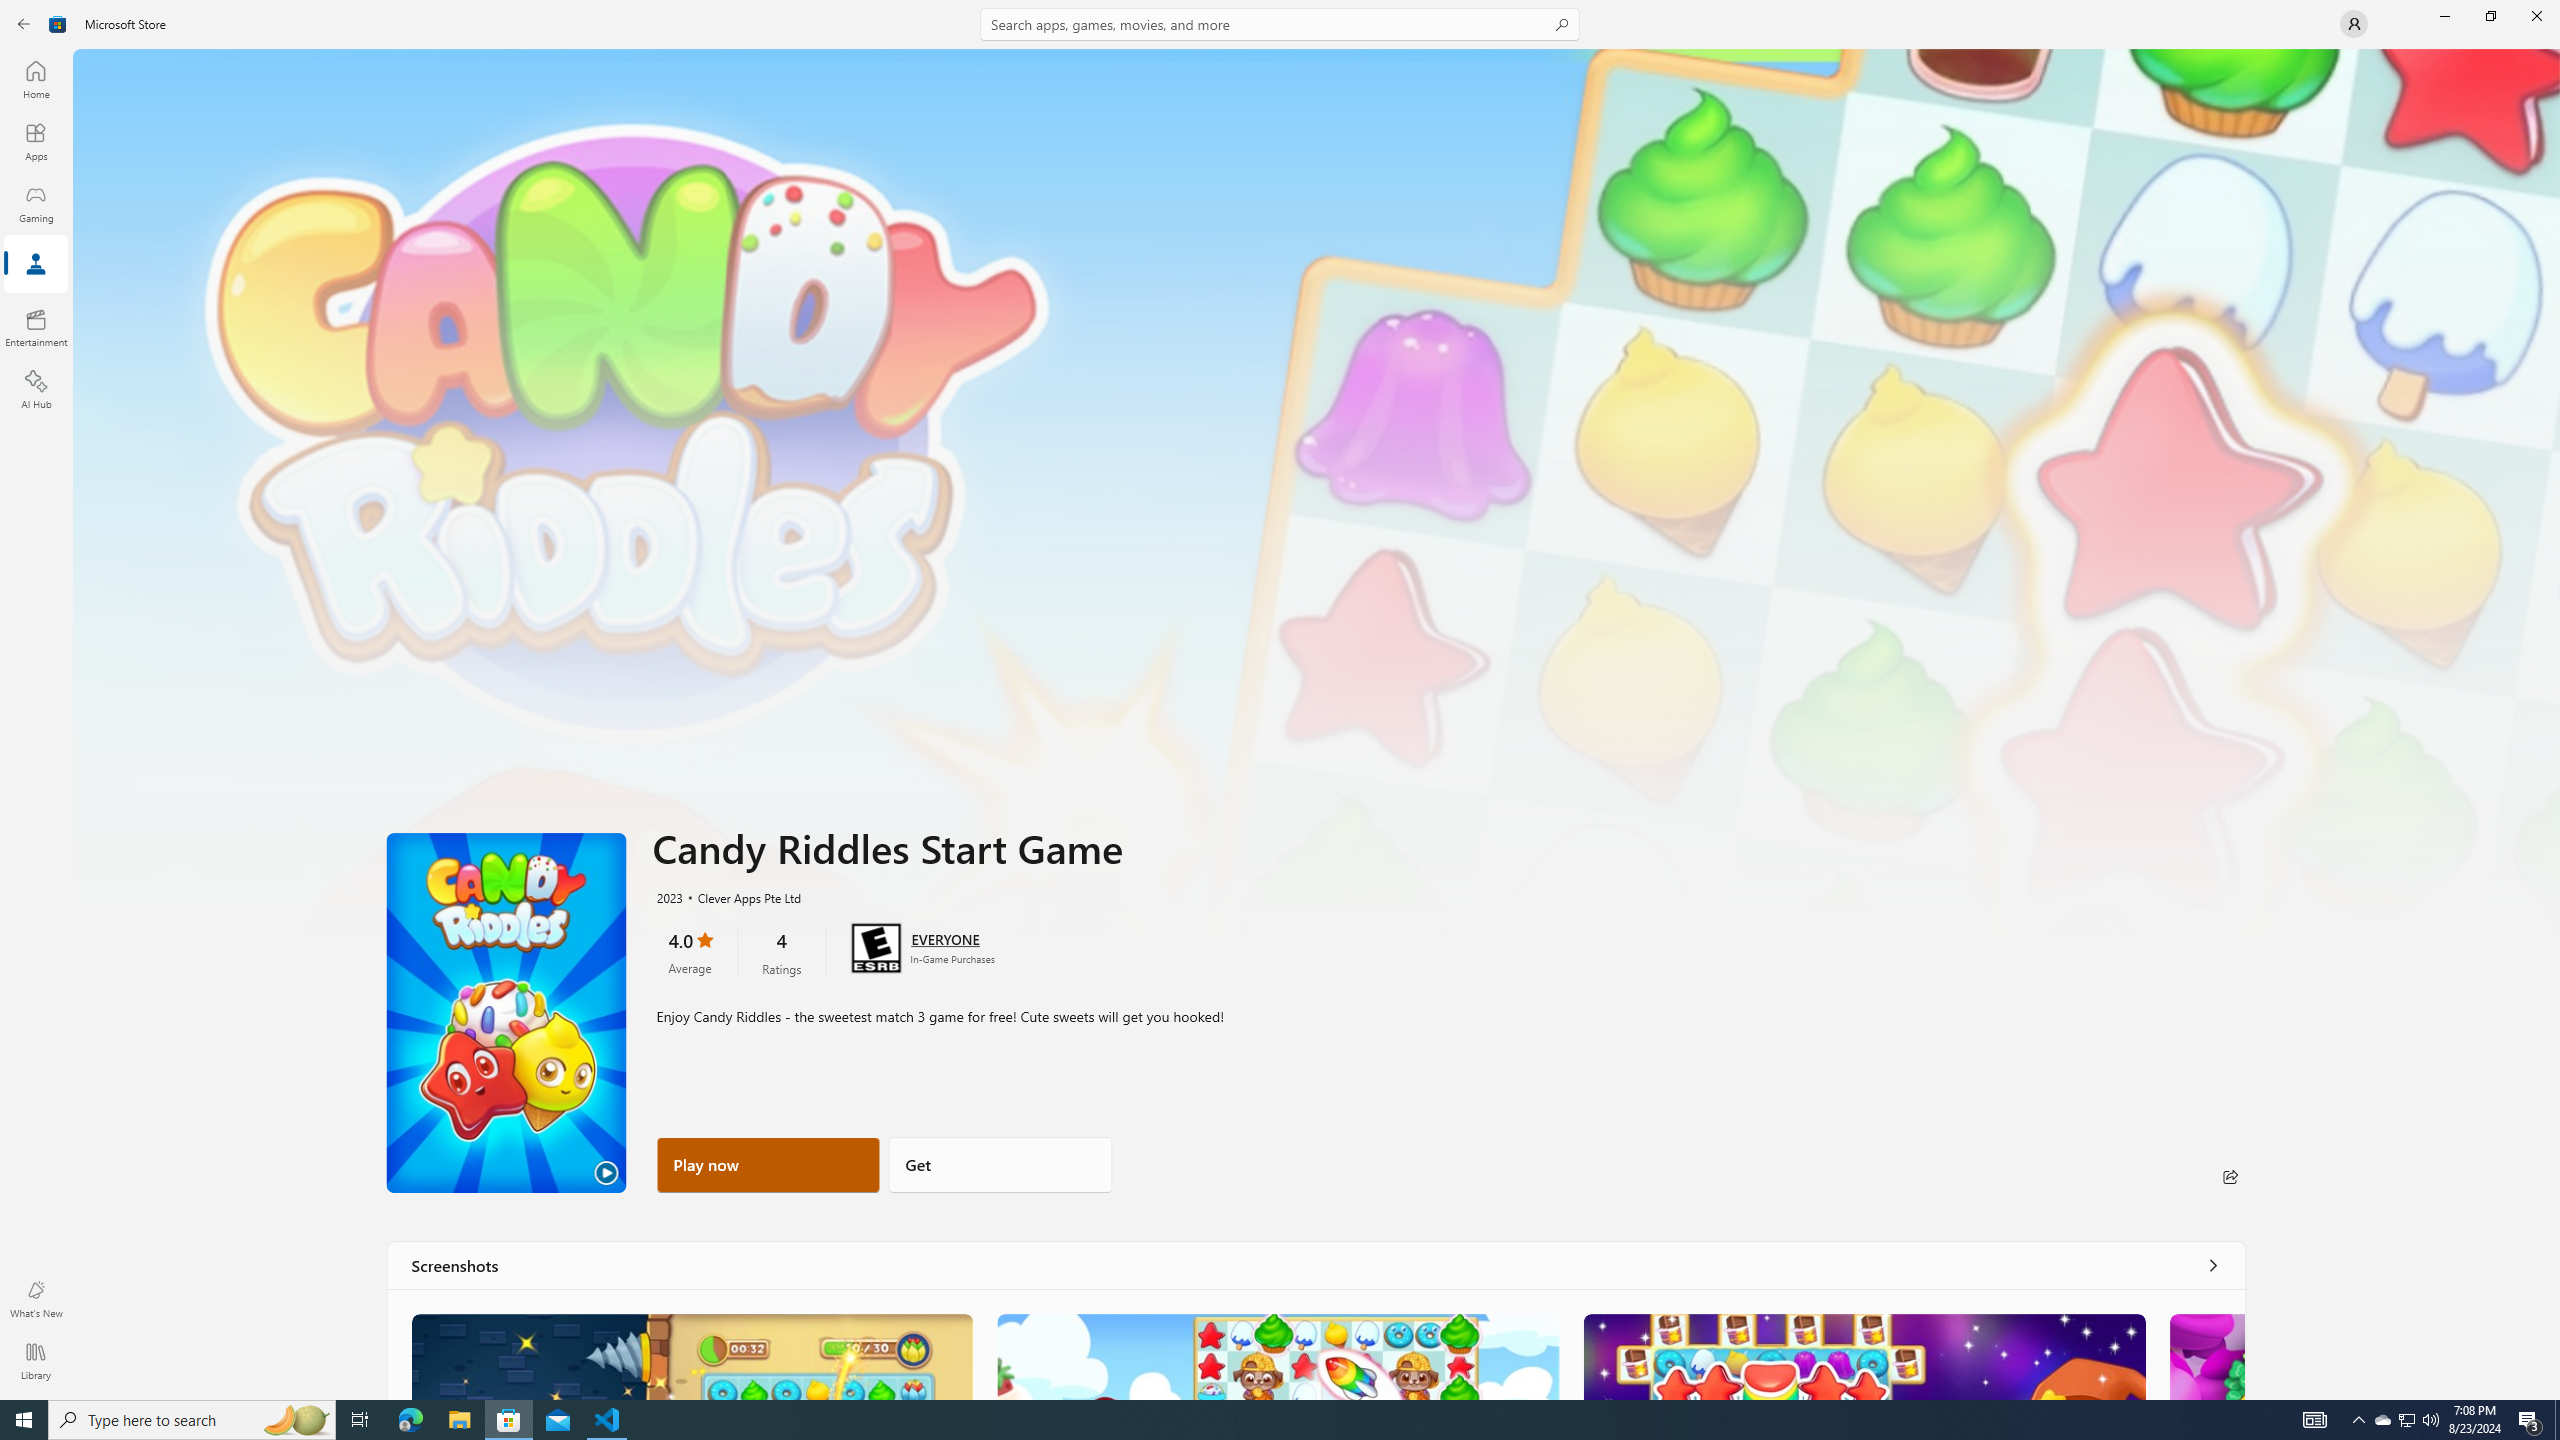 The image size is (2560, 1440). Describe the element at coordinates (2213, 1264) in the screenshot. I see `'See all'` at that location.